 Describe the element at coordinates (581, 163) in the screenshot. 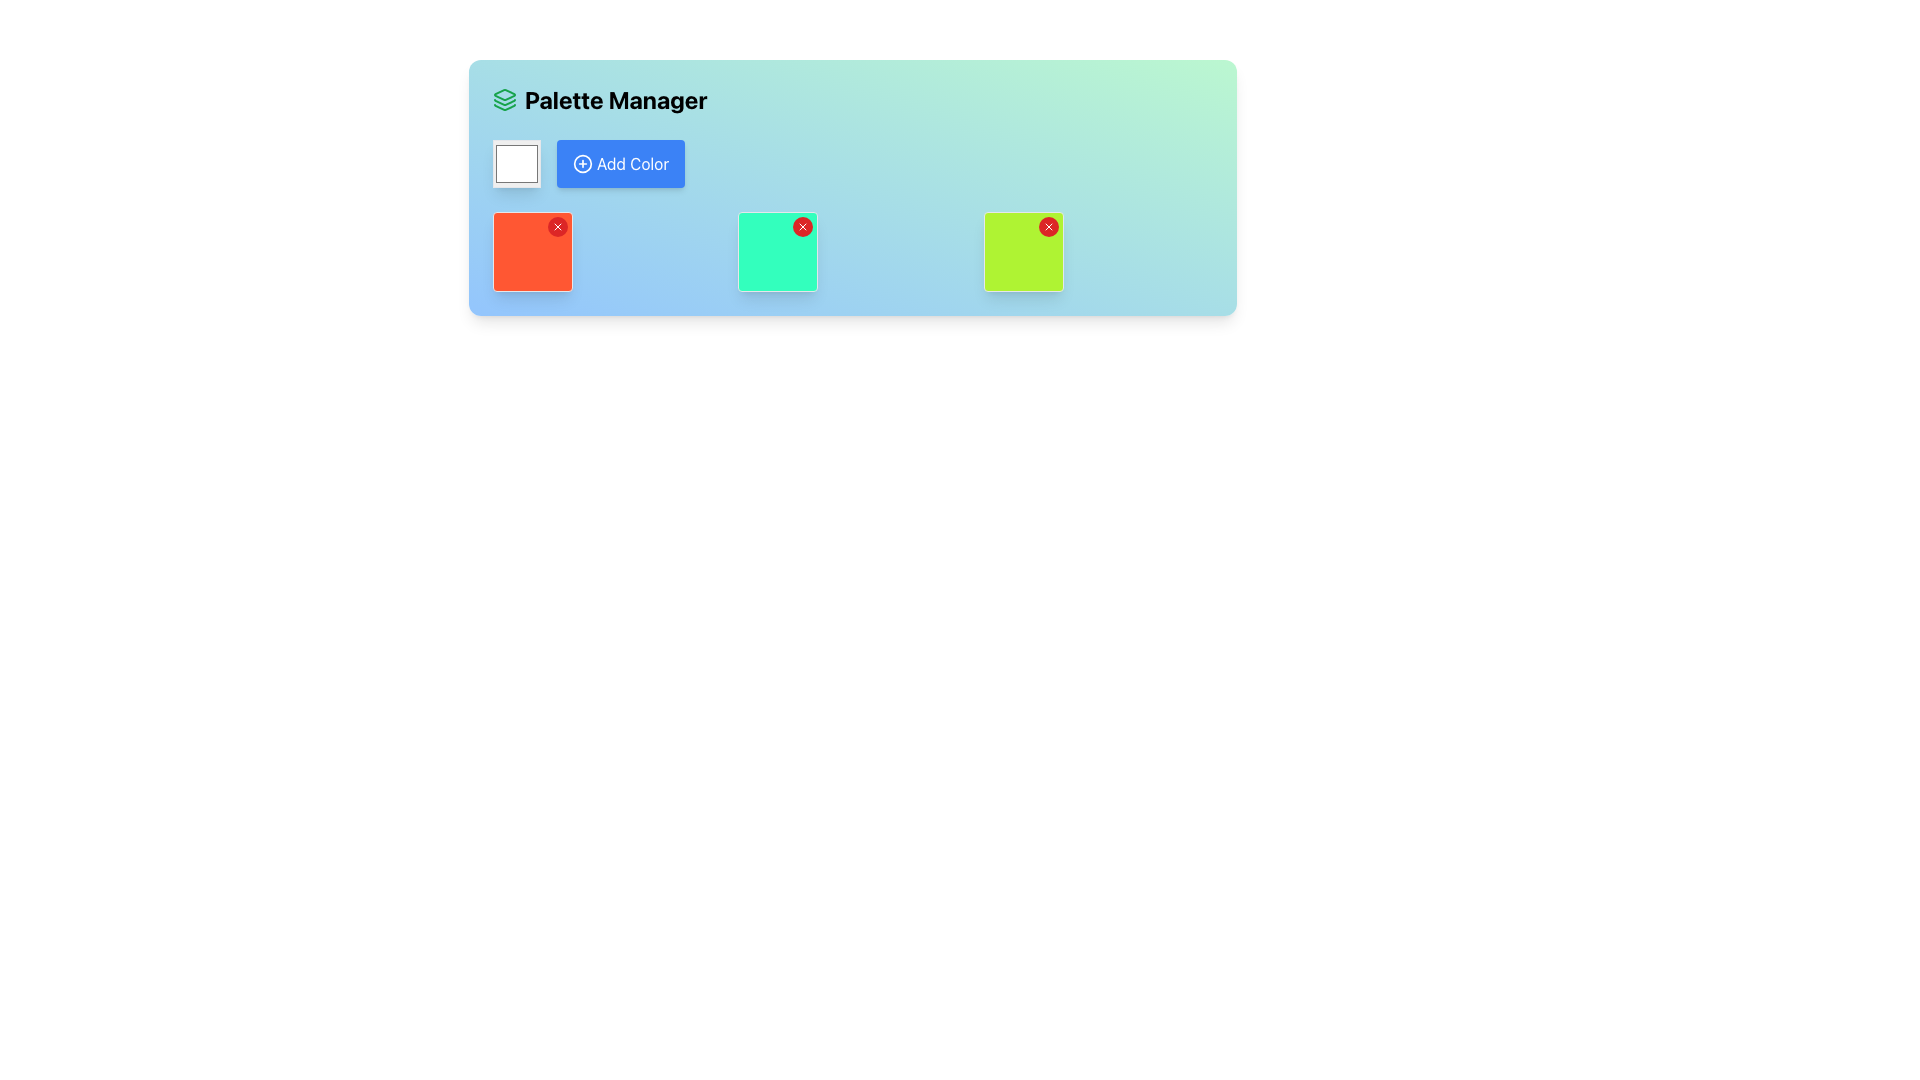

I see `the SVG circle element representing a circle plus symbol in the 'Palette Manager' module, indicating an add or create functionality` at that location.